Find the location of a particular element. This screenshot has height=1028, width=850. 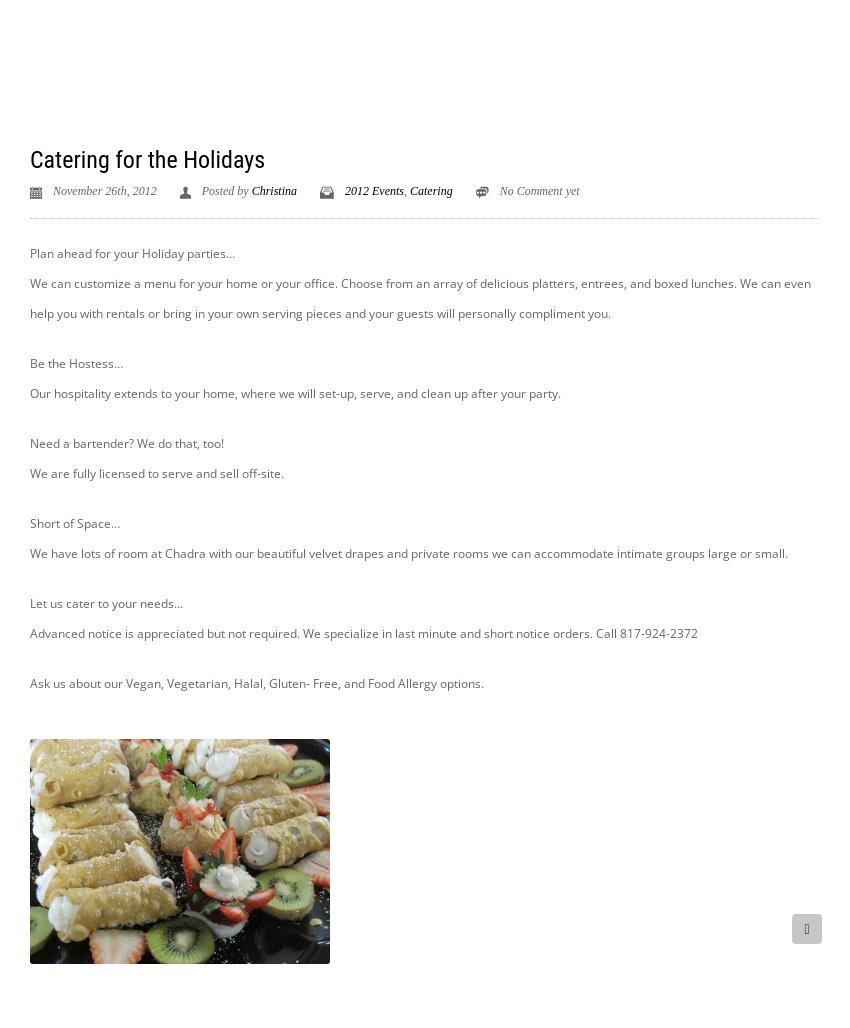

'Be the Hostess…' is located at coordinates (76, 361).